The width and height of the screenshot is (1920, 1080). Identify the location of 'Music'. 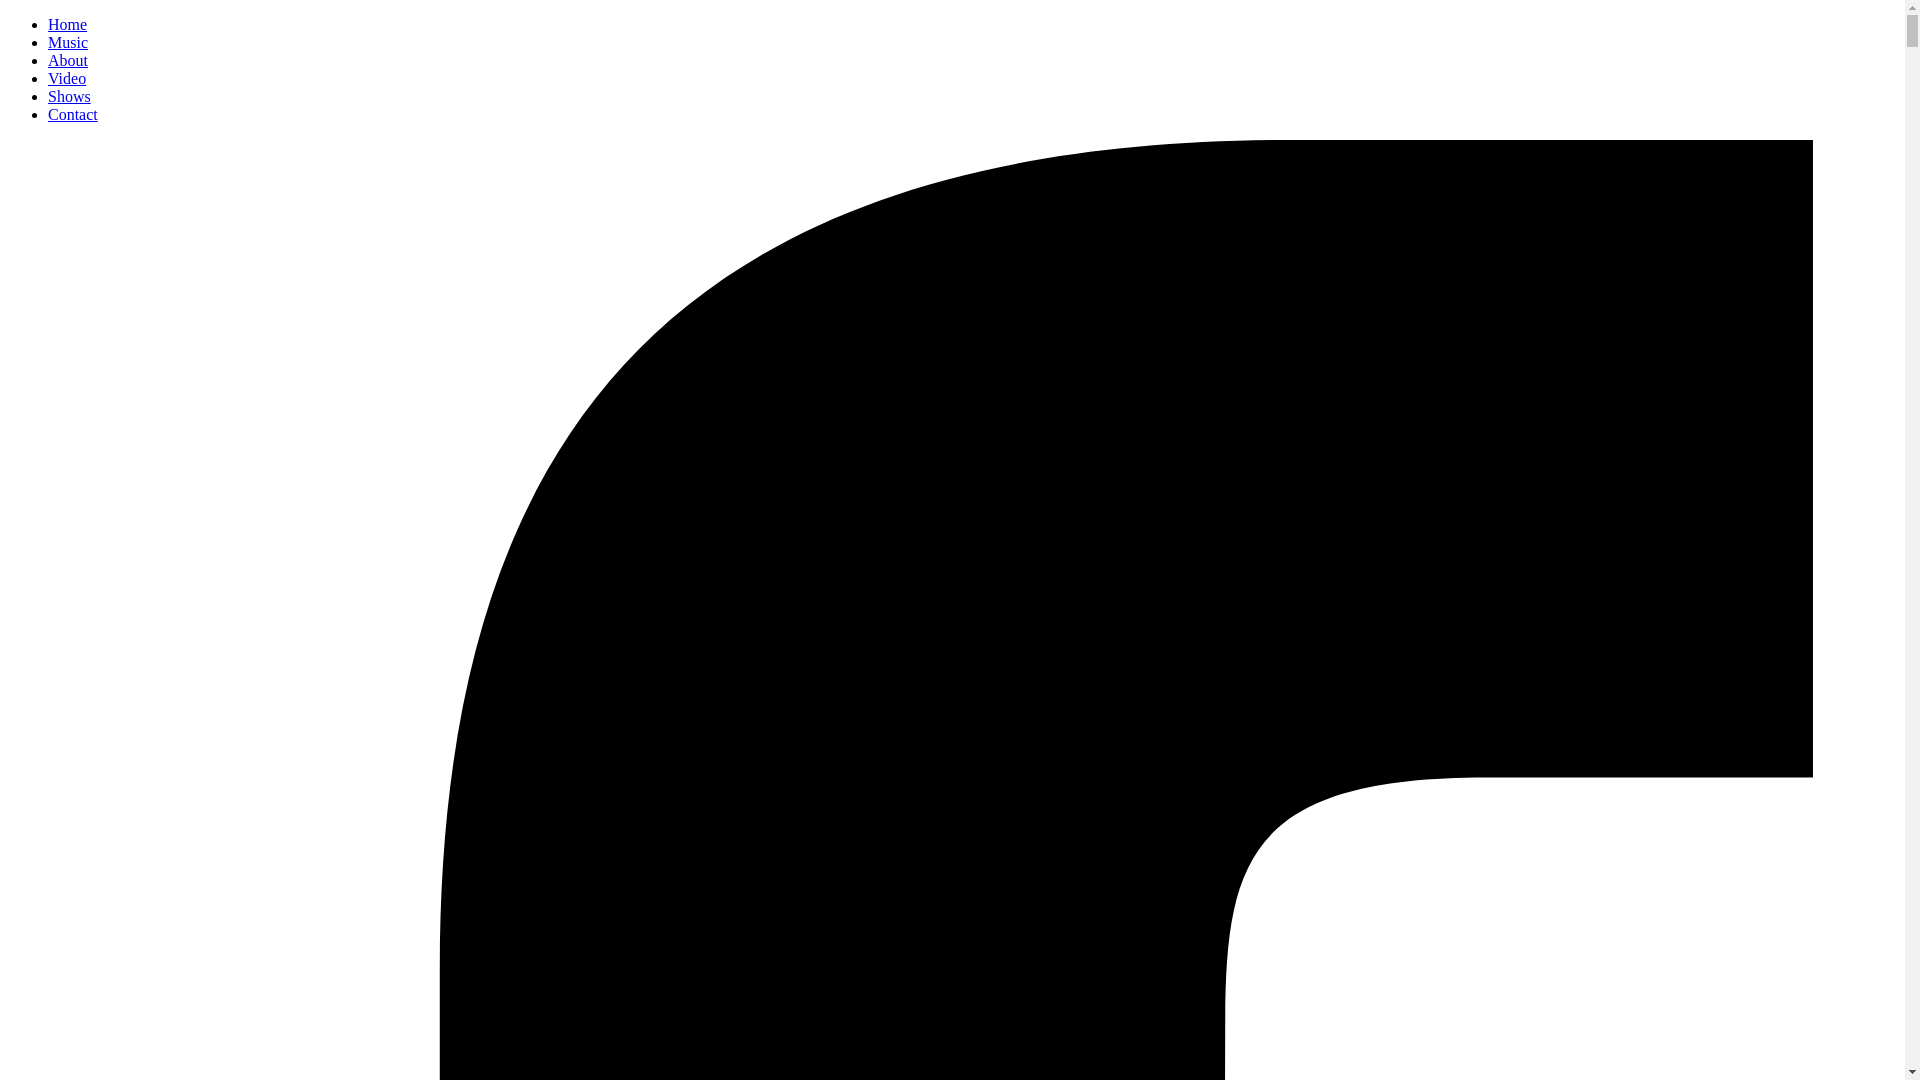
(67, 42).